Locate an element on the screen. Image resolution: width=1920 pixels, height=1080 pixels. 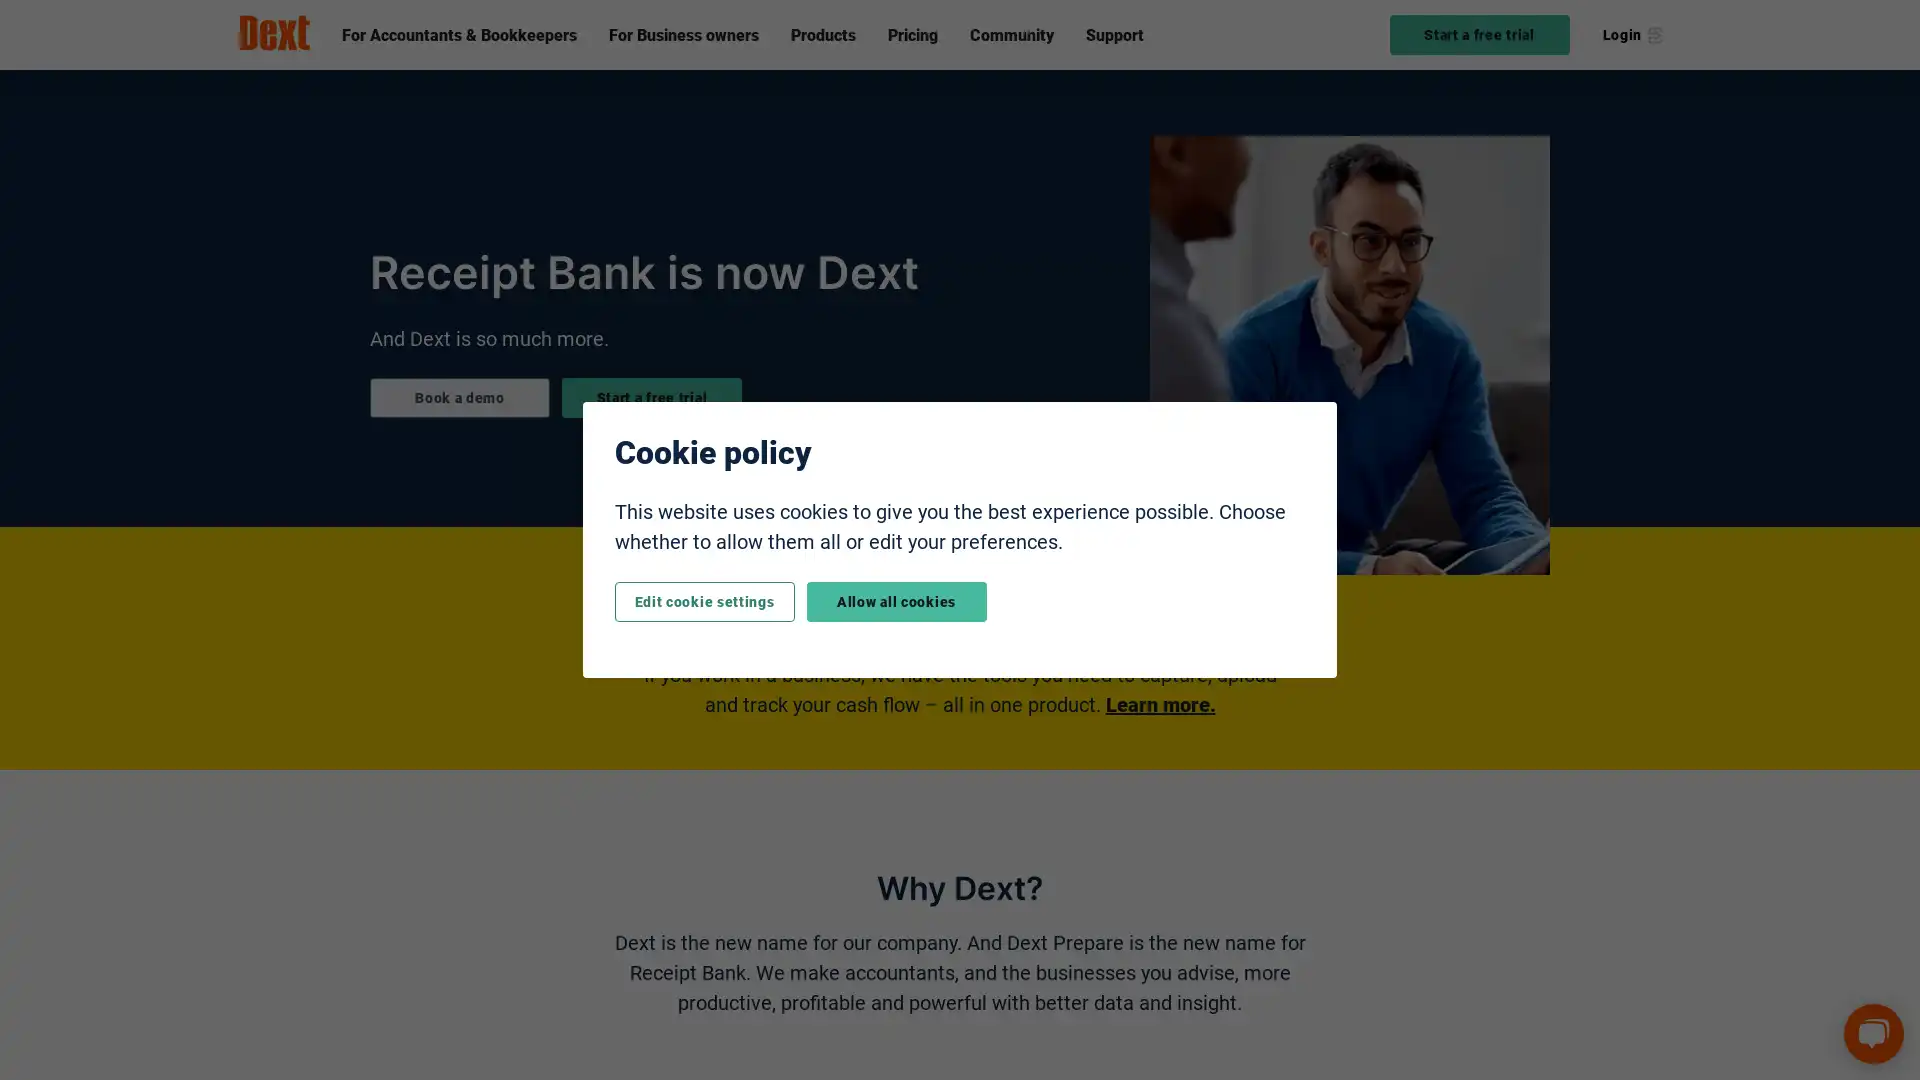
Allow all cookies is located at coordinates (895, 600).